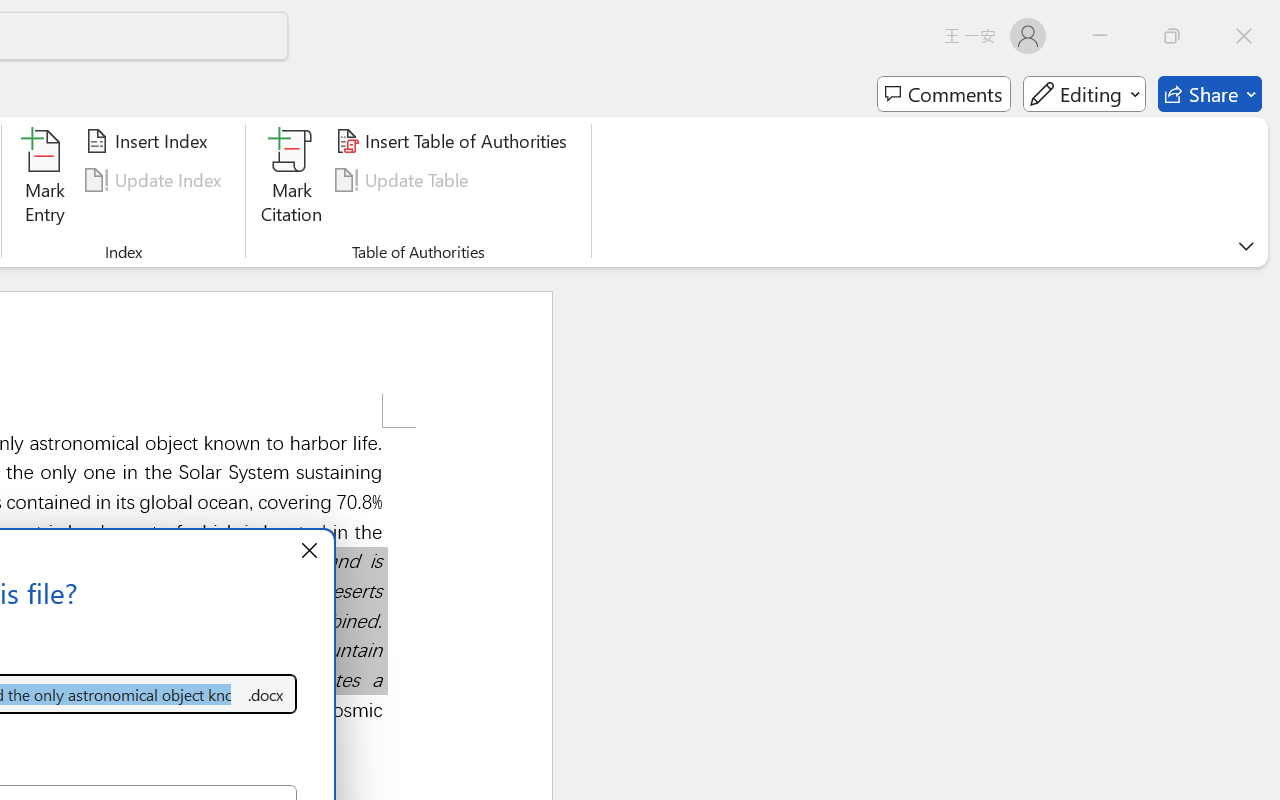 This screenshot has width=1280, height=800. What do you see at coordinates (44, 179) in the screenshot?
I see `'Mark Entry...'` at bounding box center [44, 179].